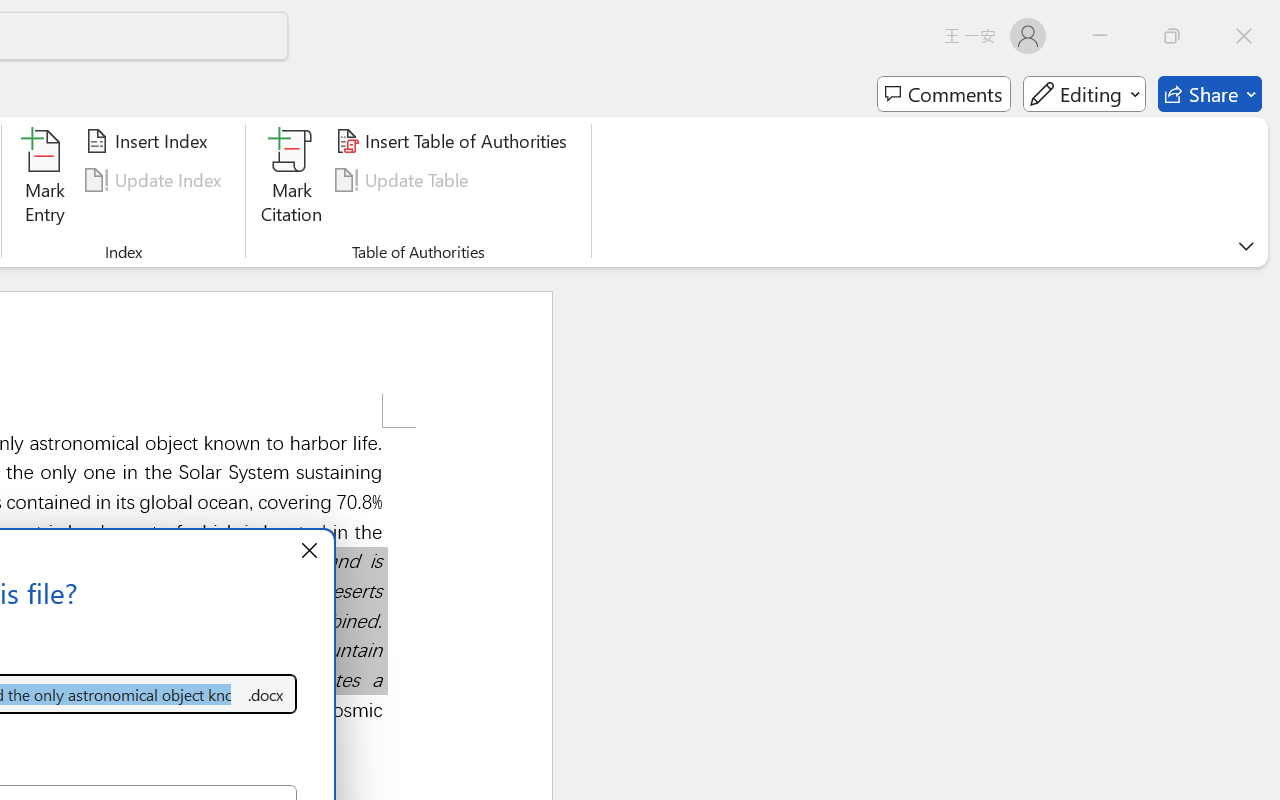 This screenshot has width=1280, height=800. What do you see at coordinates (44, 179) in the screenshot?
I see `'Mark Entry...'` at bounding box center [44, 179].